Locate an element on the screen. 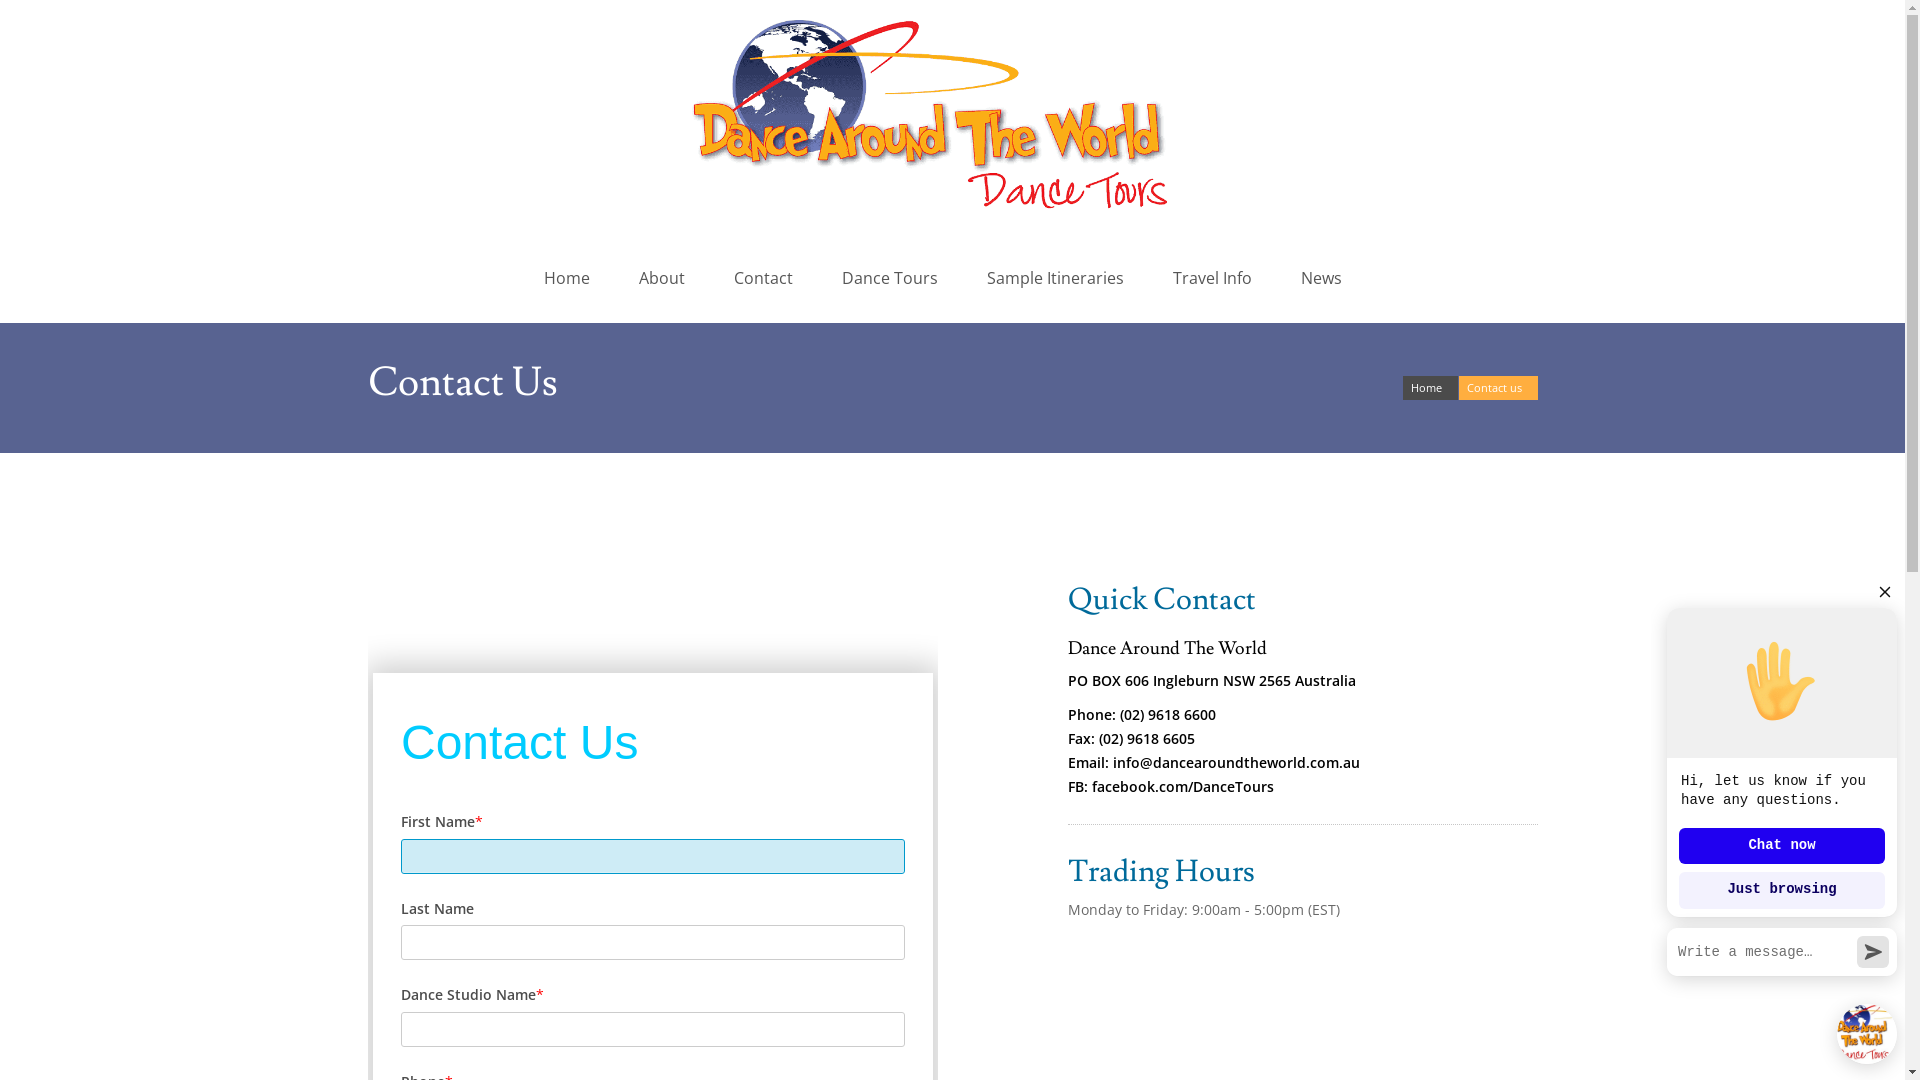  'Travel Info' is located at coordinates (1214, 277).